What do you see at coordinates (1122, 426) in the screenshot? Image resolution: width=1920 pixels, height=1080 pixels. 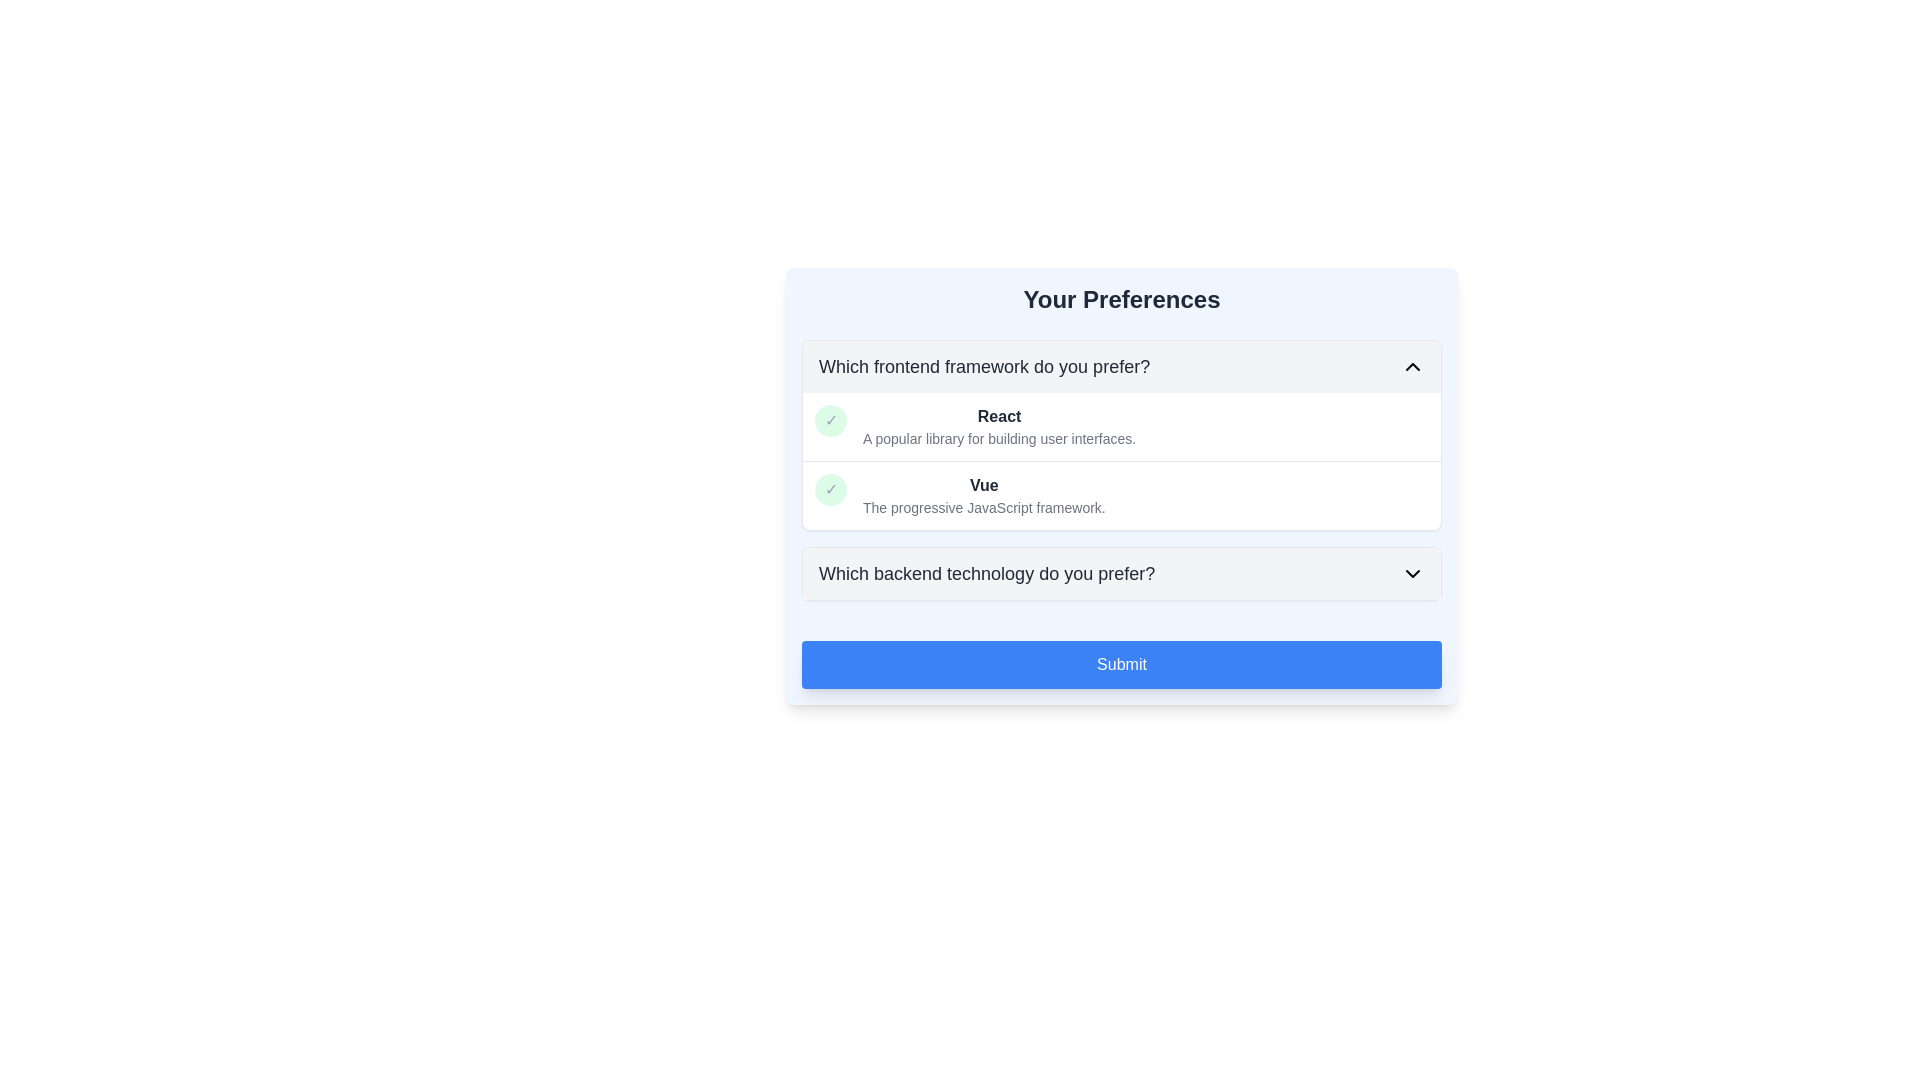 I see `the first selectable list item indicating preference for the React framework under the heading 'Which frontend framework do you prefer?'` at bounding box center [1122, 426].